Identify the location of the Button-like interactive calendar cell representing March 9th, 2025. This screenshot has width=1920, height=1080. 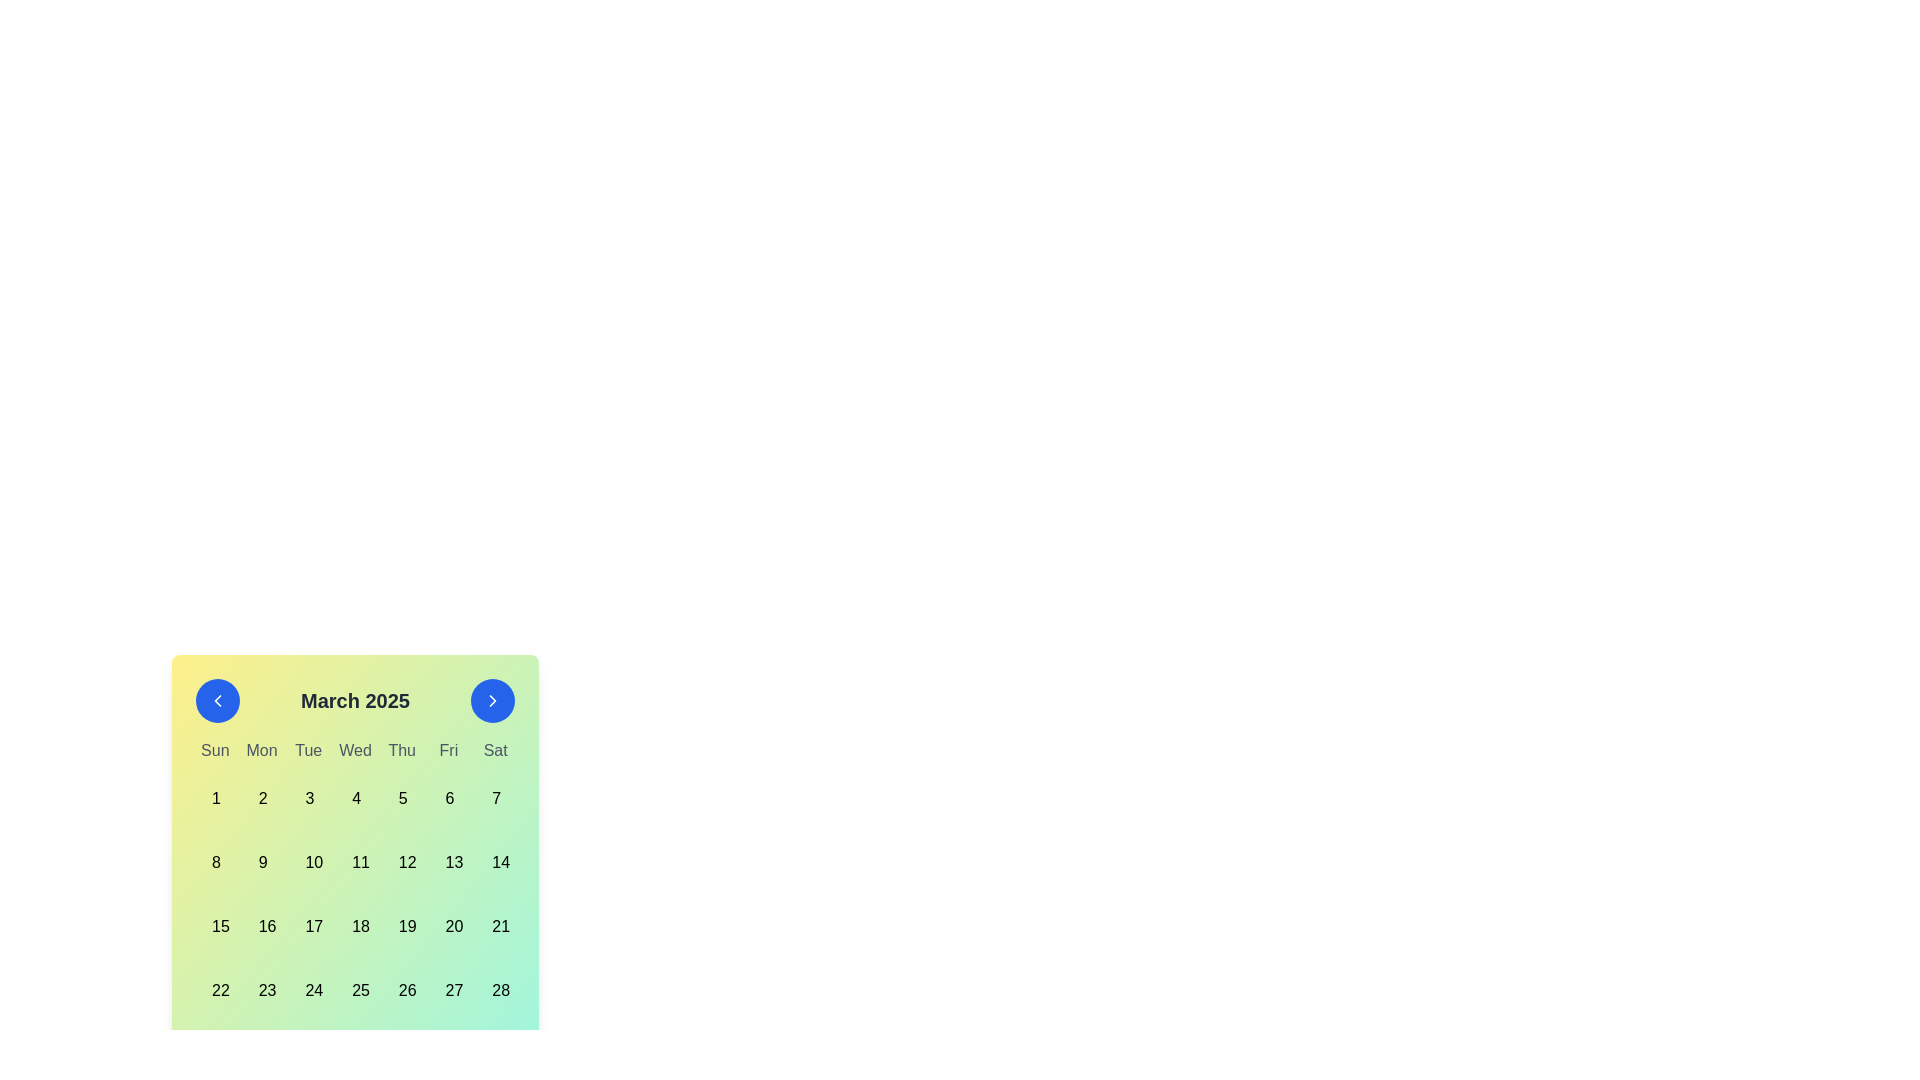
(261, 862).